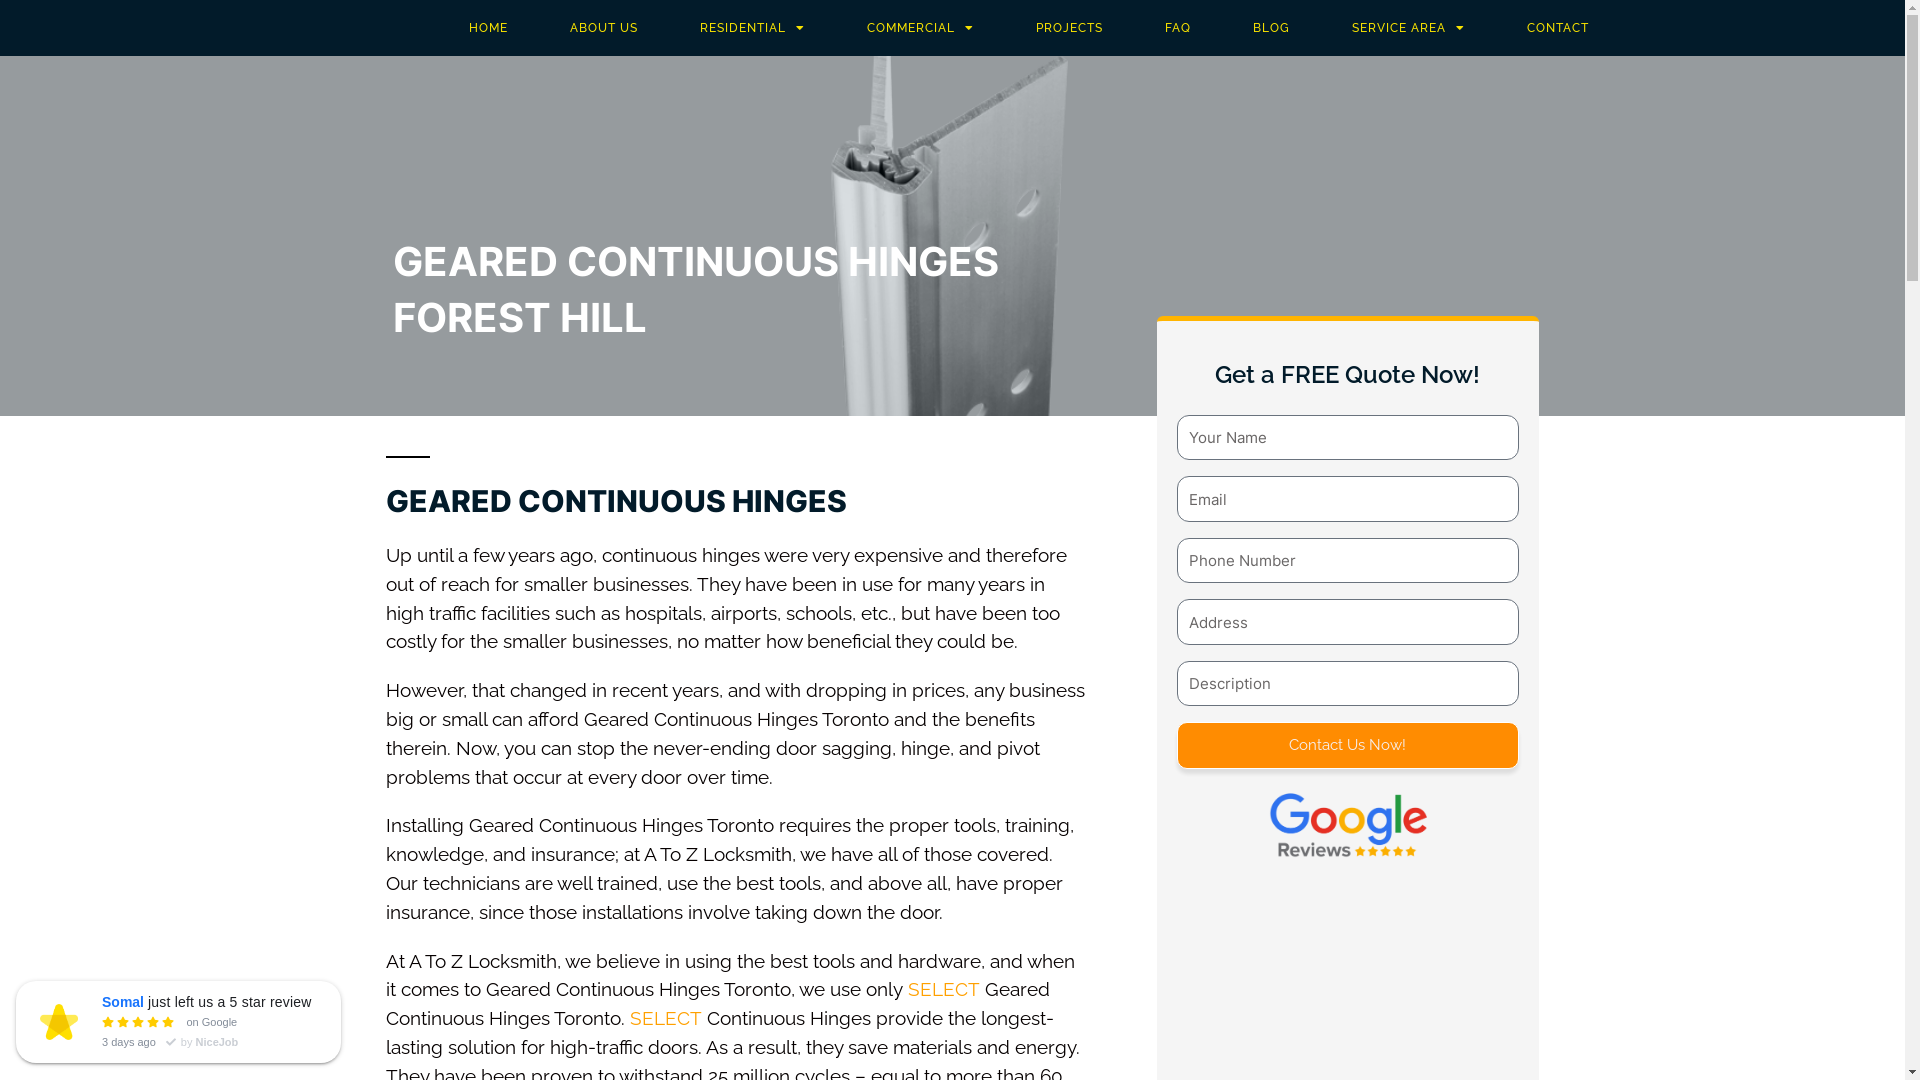 This screenshot has width=1920, height=1080. What do you see at coordinates (1407, 27) in the screenshot?
I see `'SERVICE AREA'` at bounding box center [1407, 27].